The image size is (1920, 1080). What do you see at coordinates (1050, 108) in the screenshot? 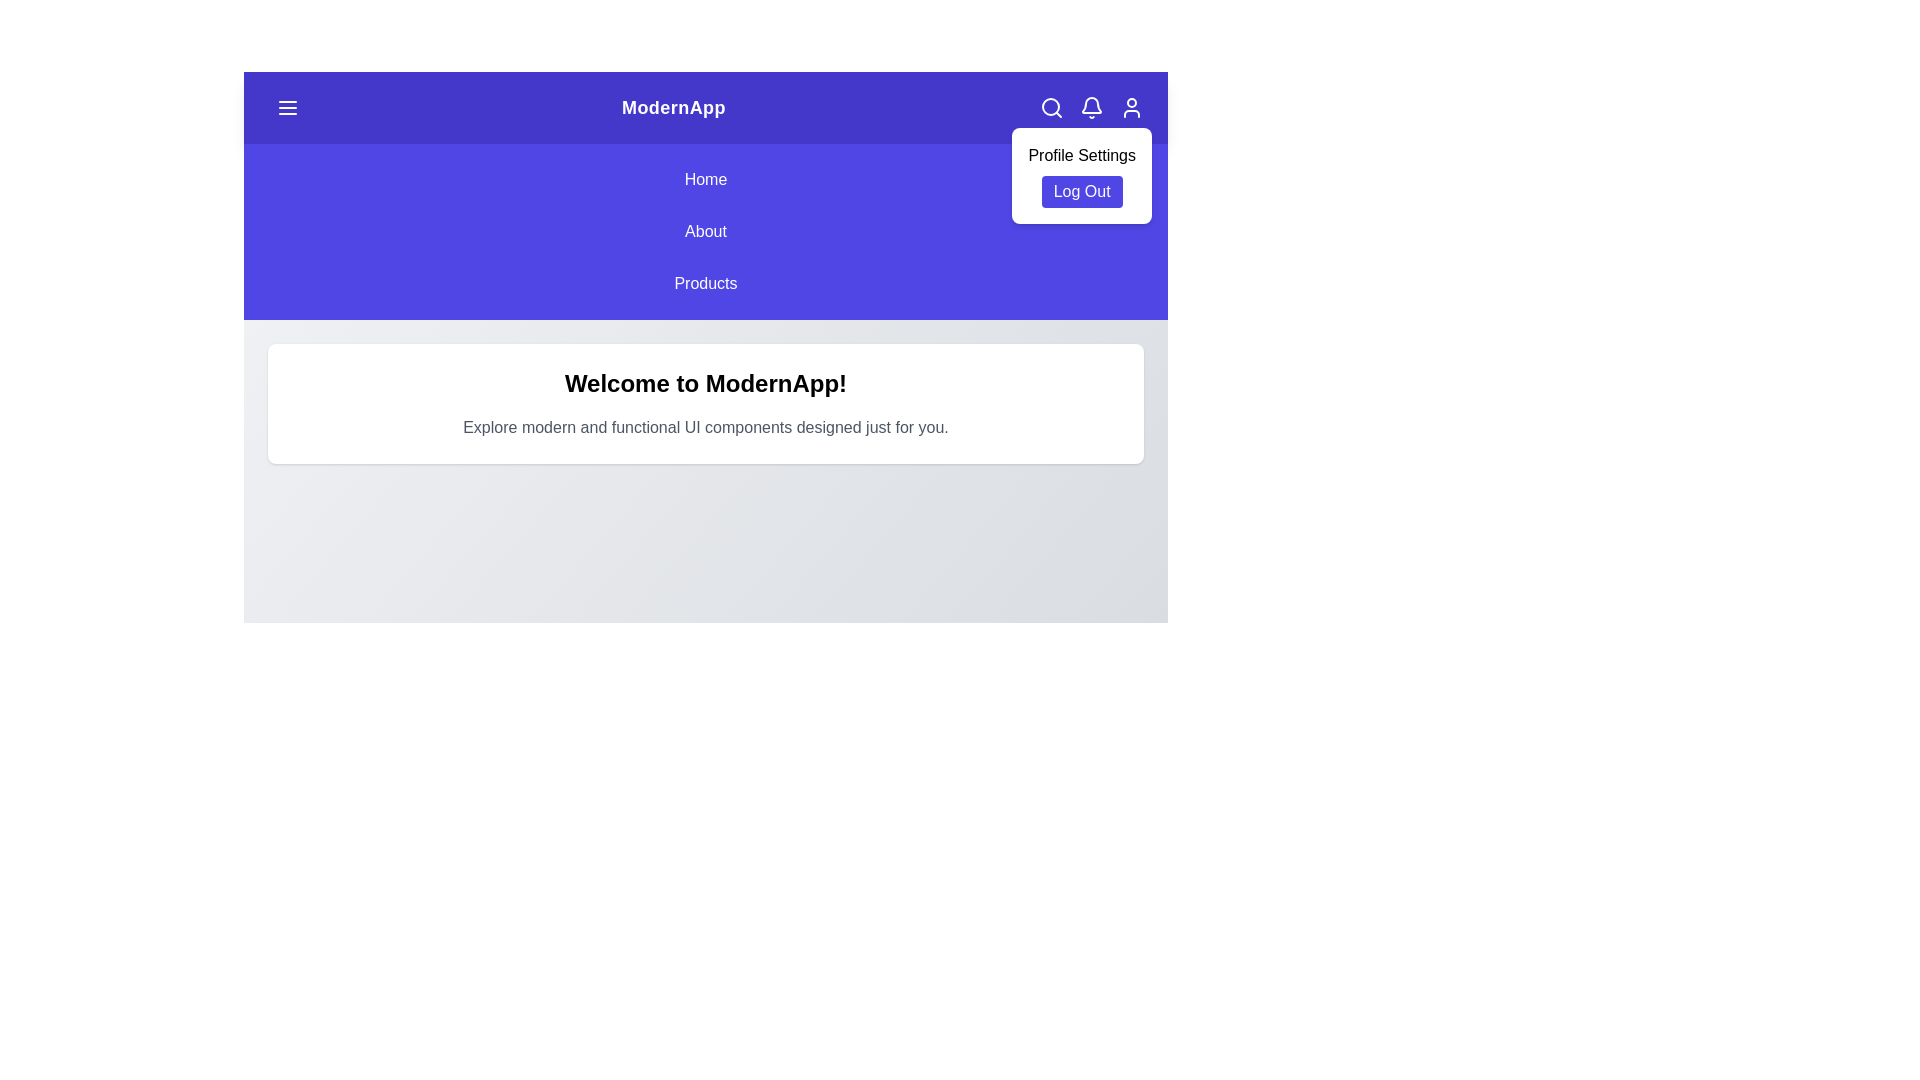
I see `the search icon in the app bar` at bounding box center [1050, 108].